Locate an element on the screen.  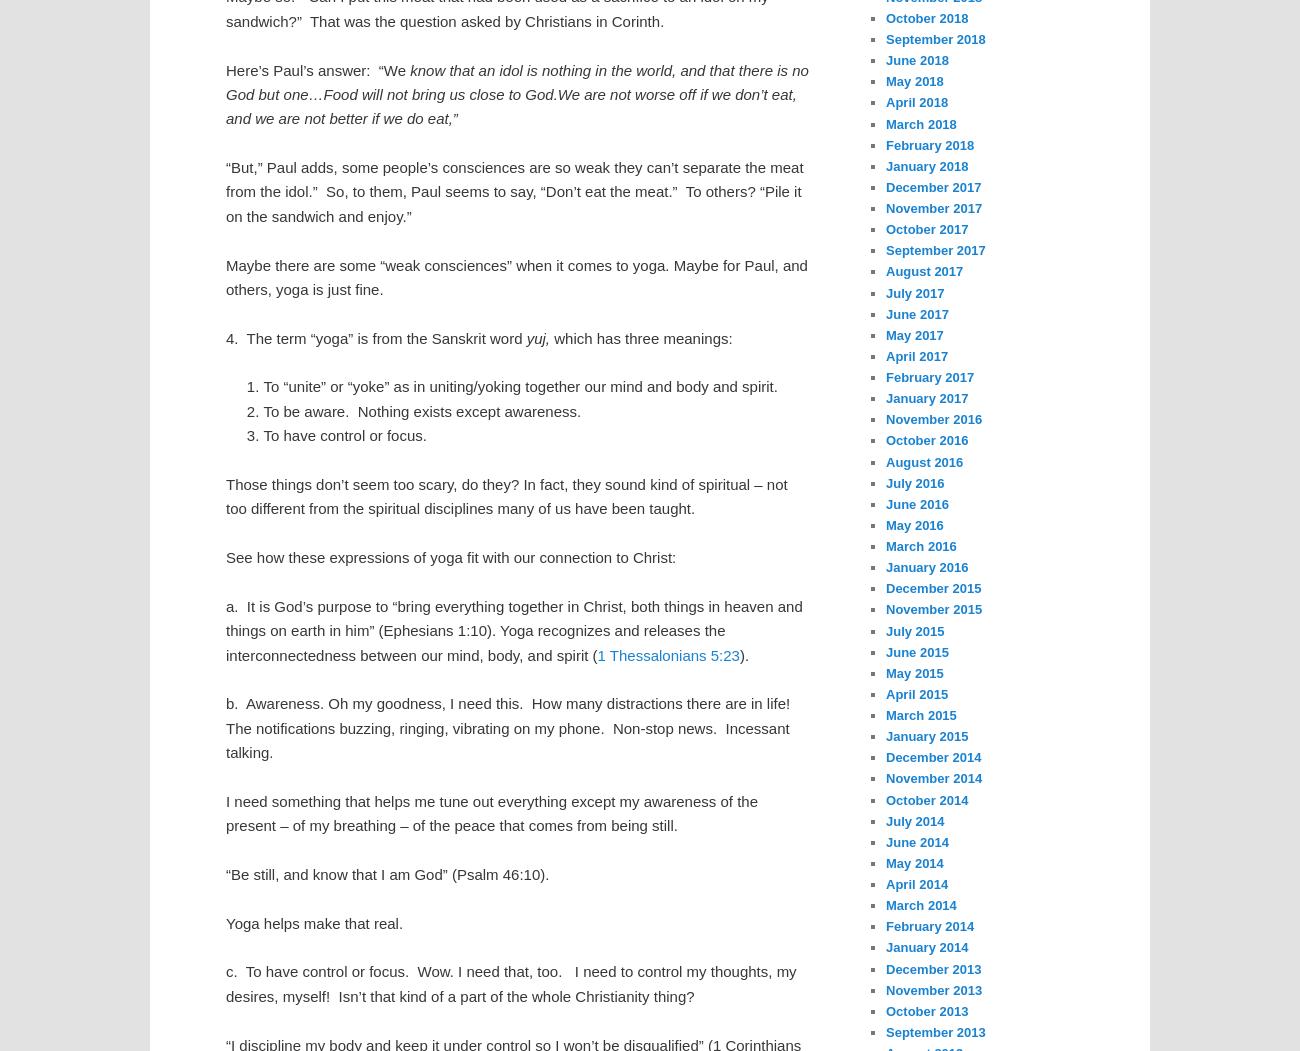
'b.' is located at coordinates (231, 702).